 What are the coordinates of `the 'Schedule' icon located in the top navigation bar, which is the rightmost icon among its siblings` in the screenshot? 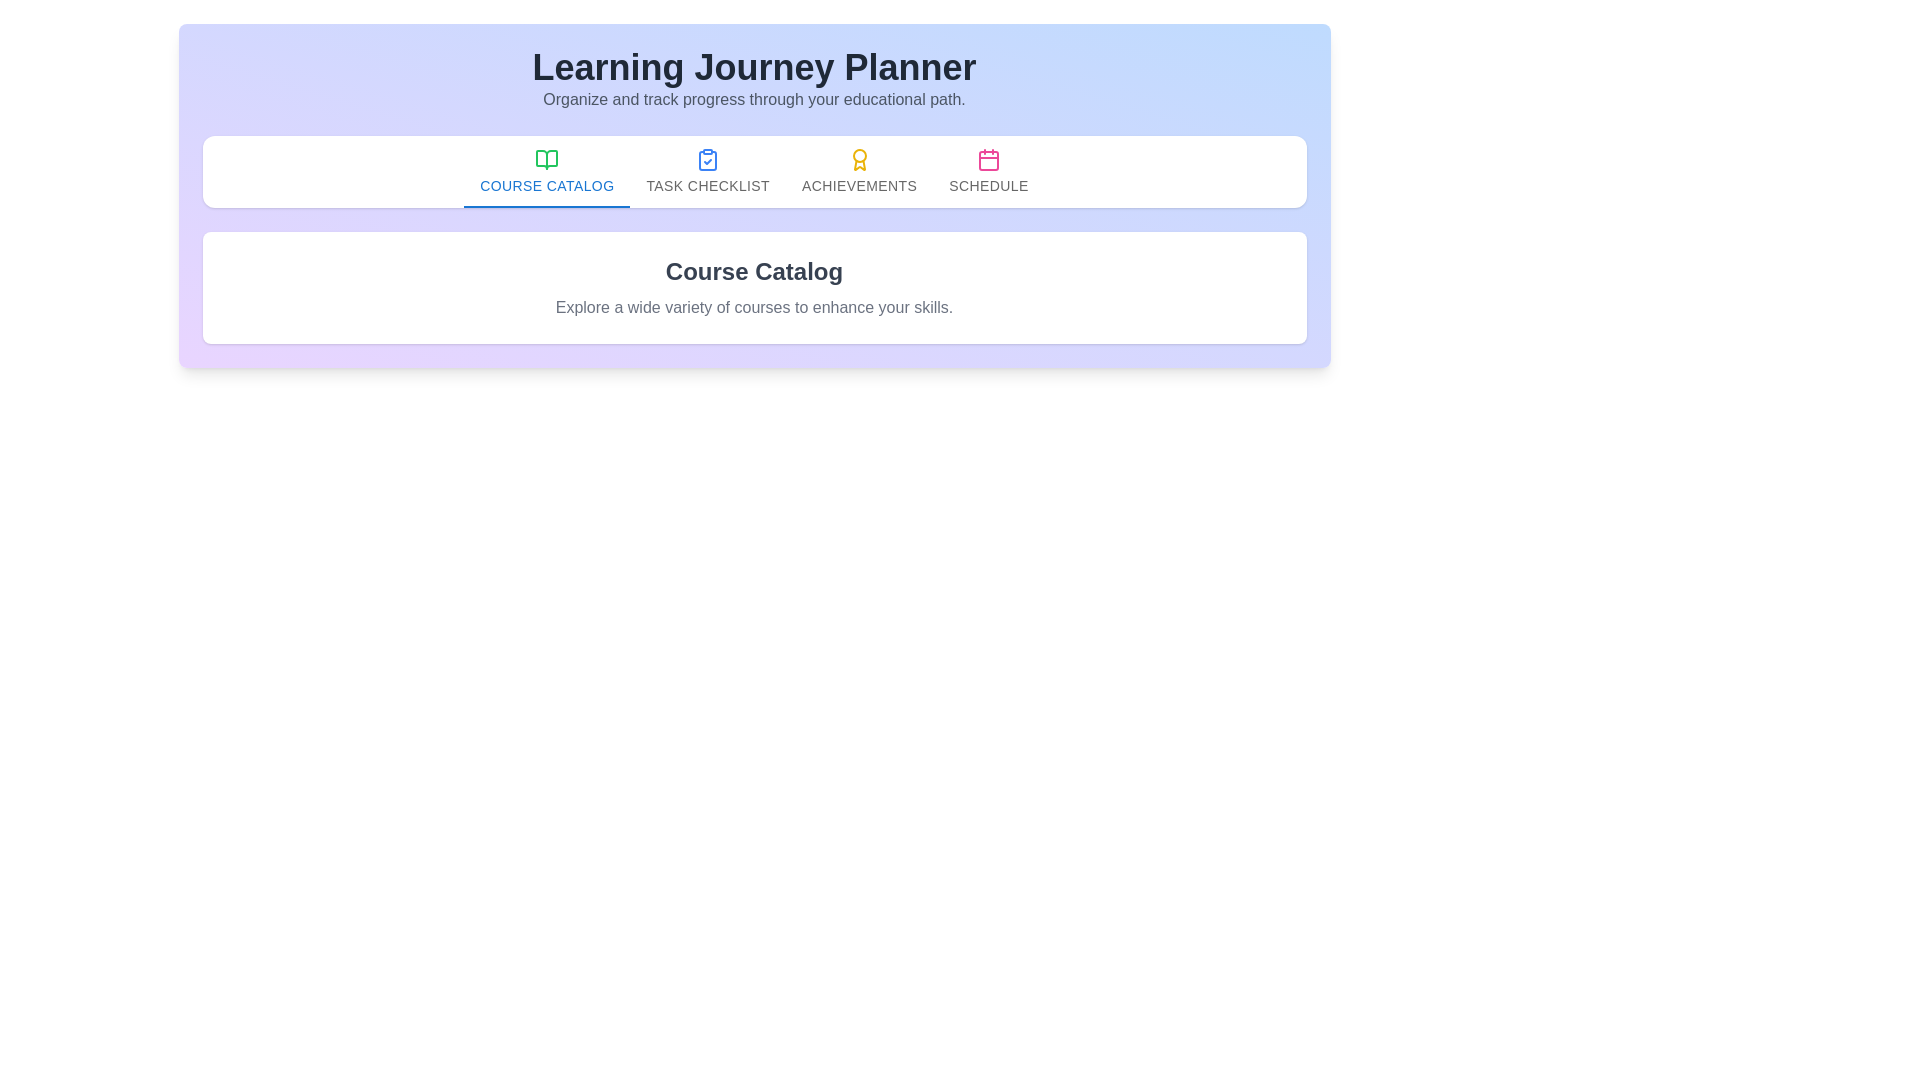 It's located at (988, 159).